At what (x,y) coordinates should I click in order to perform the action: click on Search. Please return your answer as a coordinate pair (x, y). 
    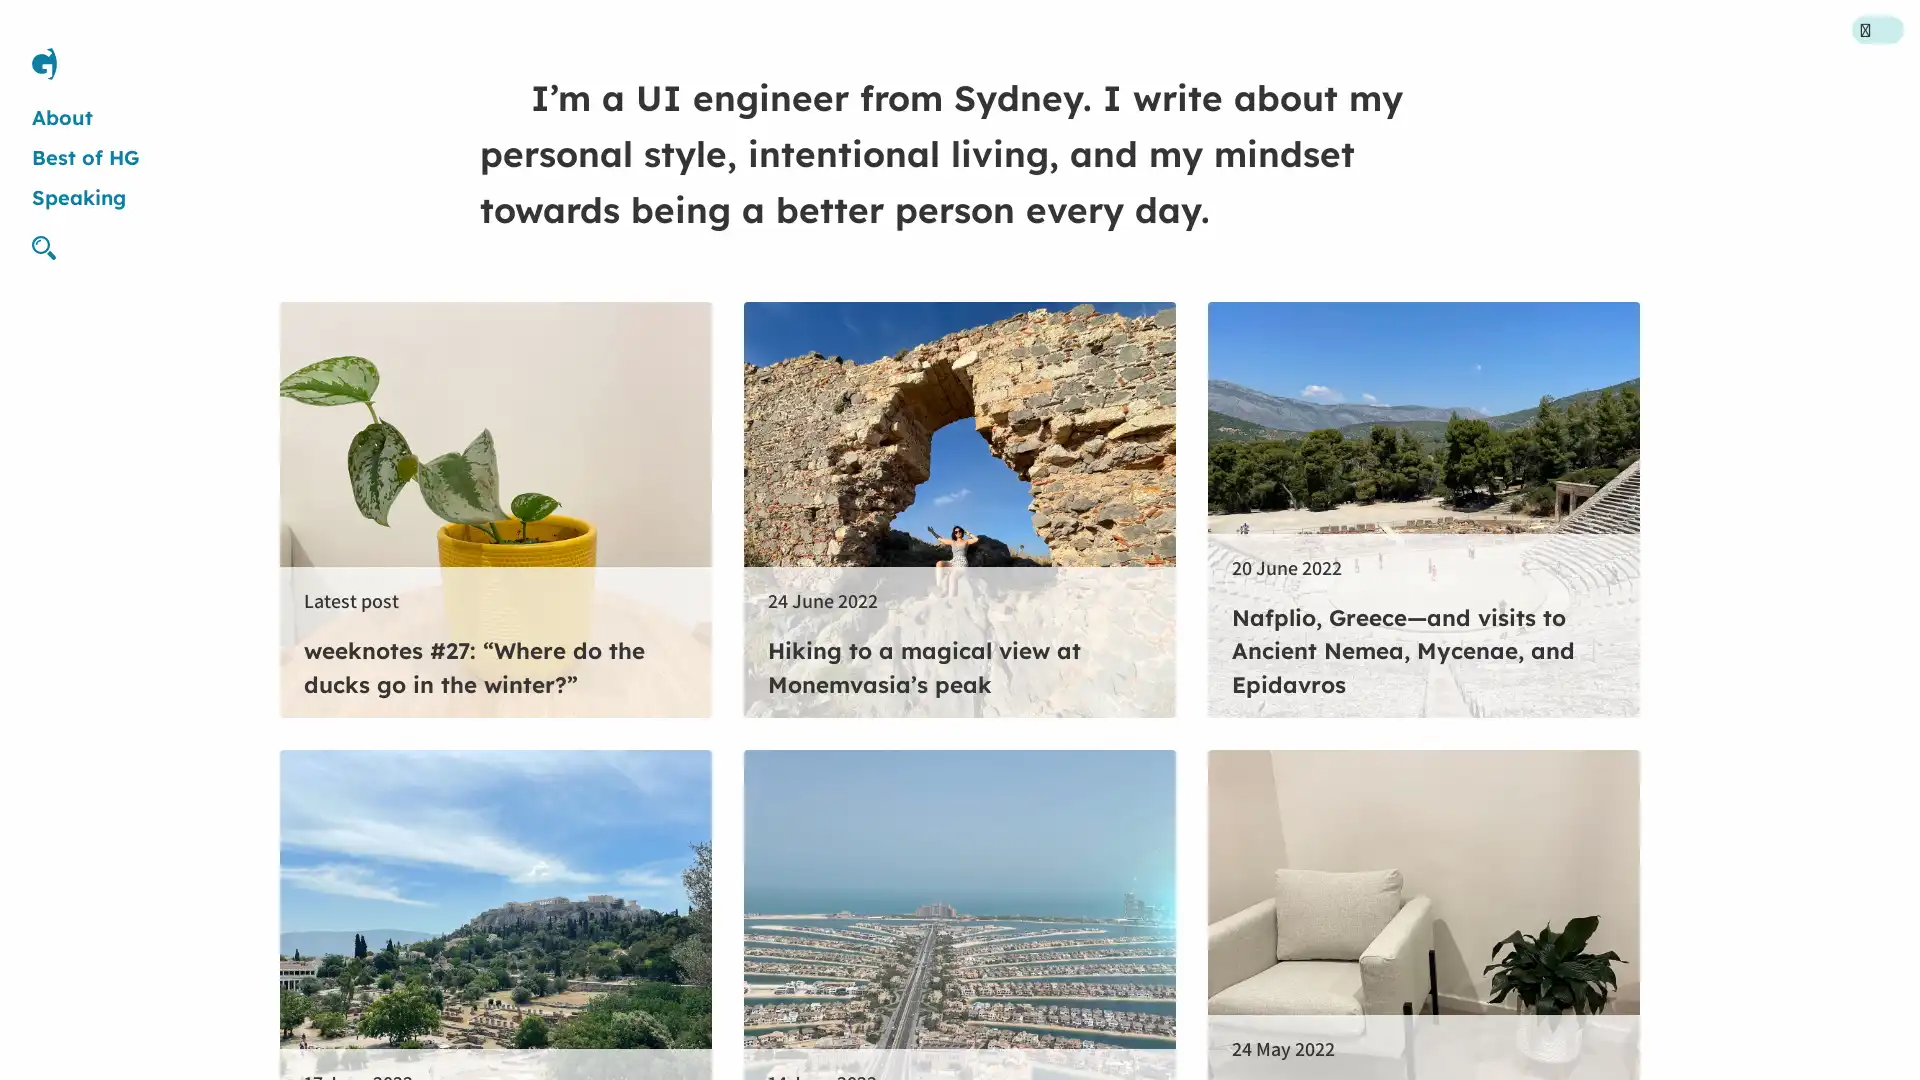
    Looking at the image, I should click on (1137, 538).